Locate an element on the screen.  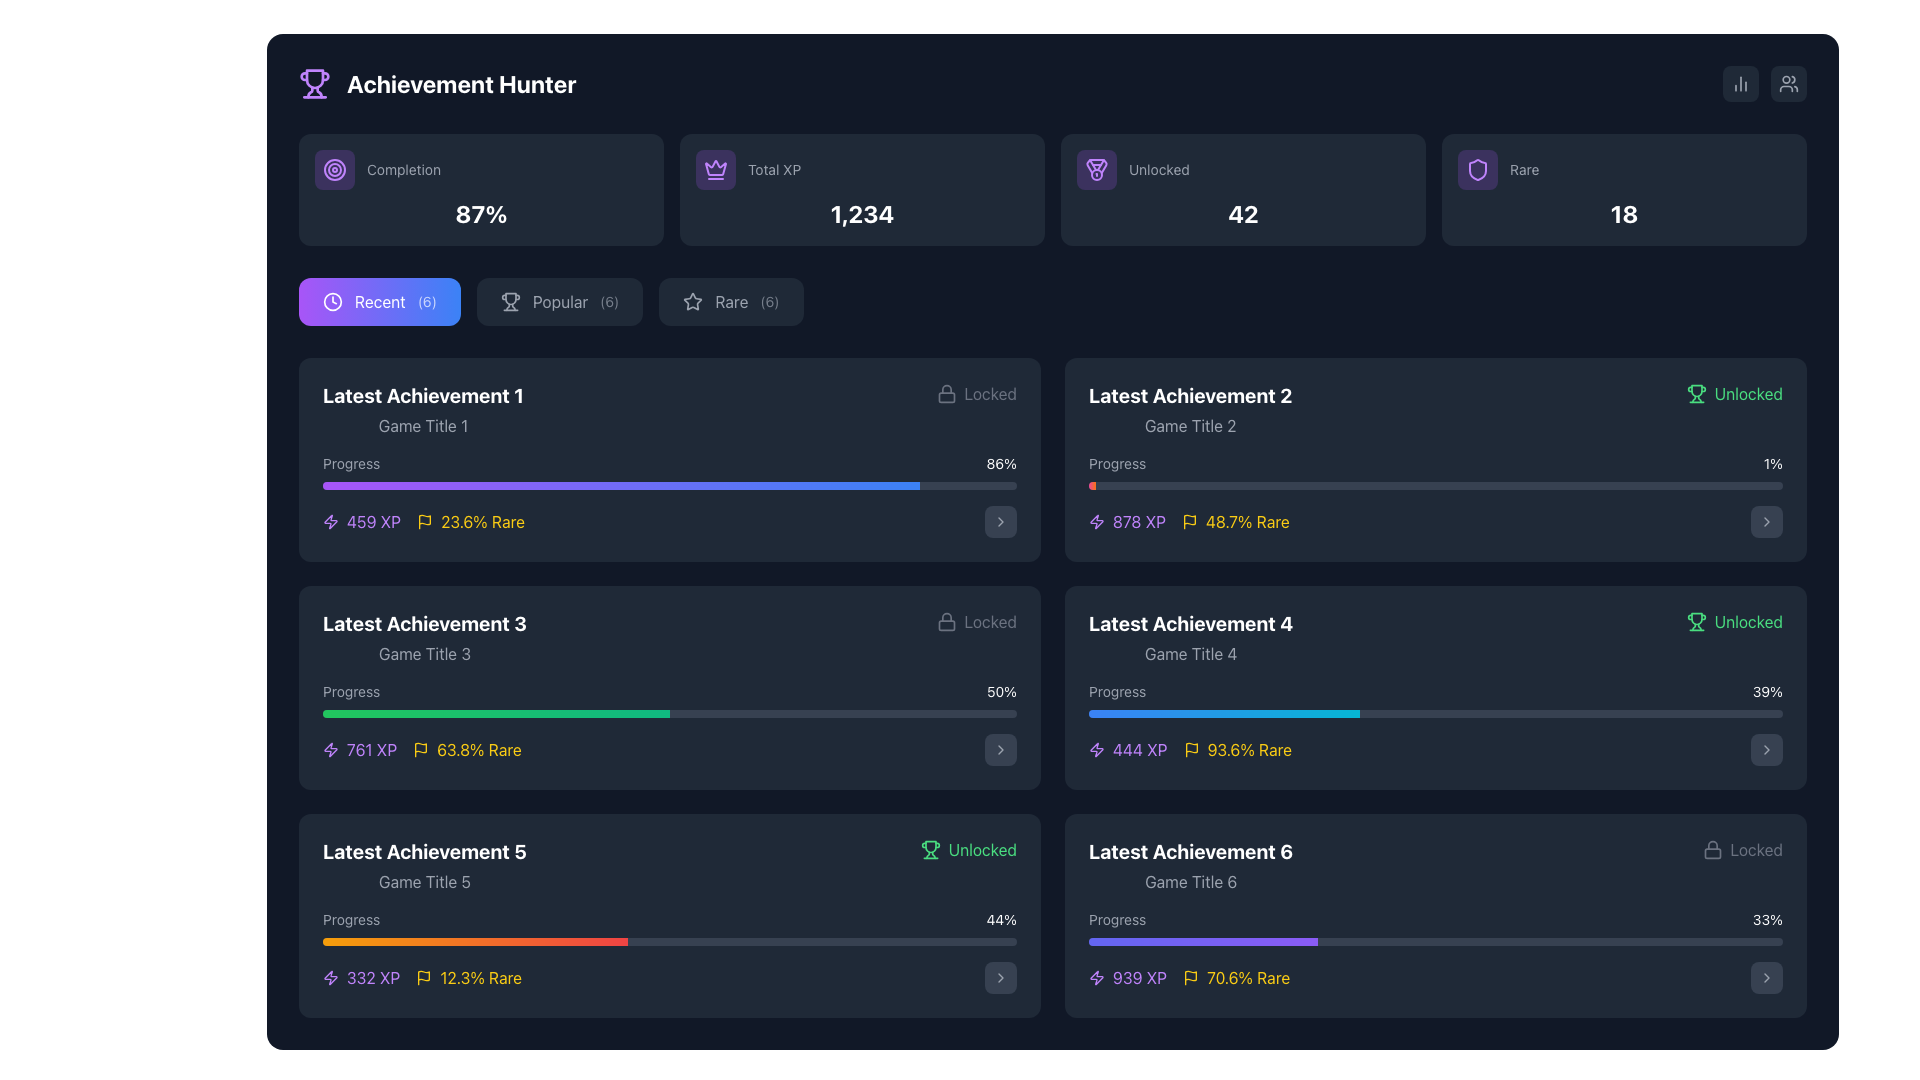
the text label displaying 'Game Title 6' in gray font, which is located directly beneath the bolded title 'Latest Achievement 6' is located at coordinates (1191, 881).